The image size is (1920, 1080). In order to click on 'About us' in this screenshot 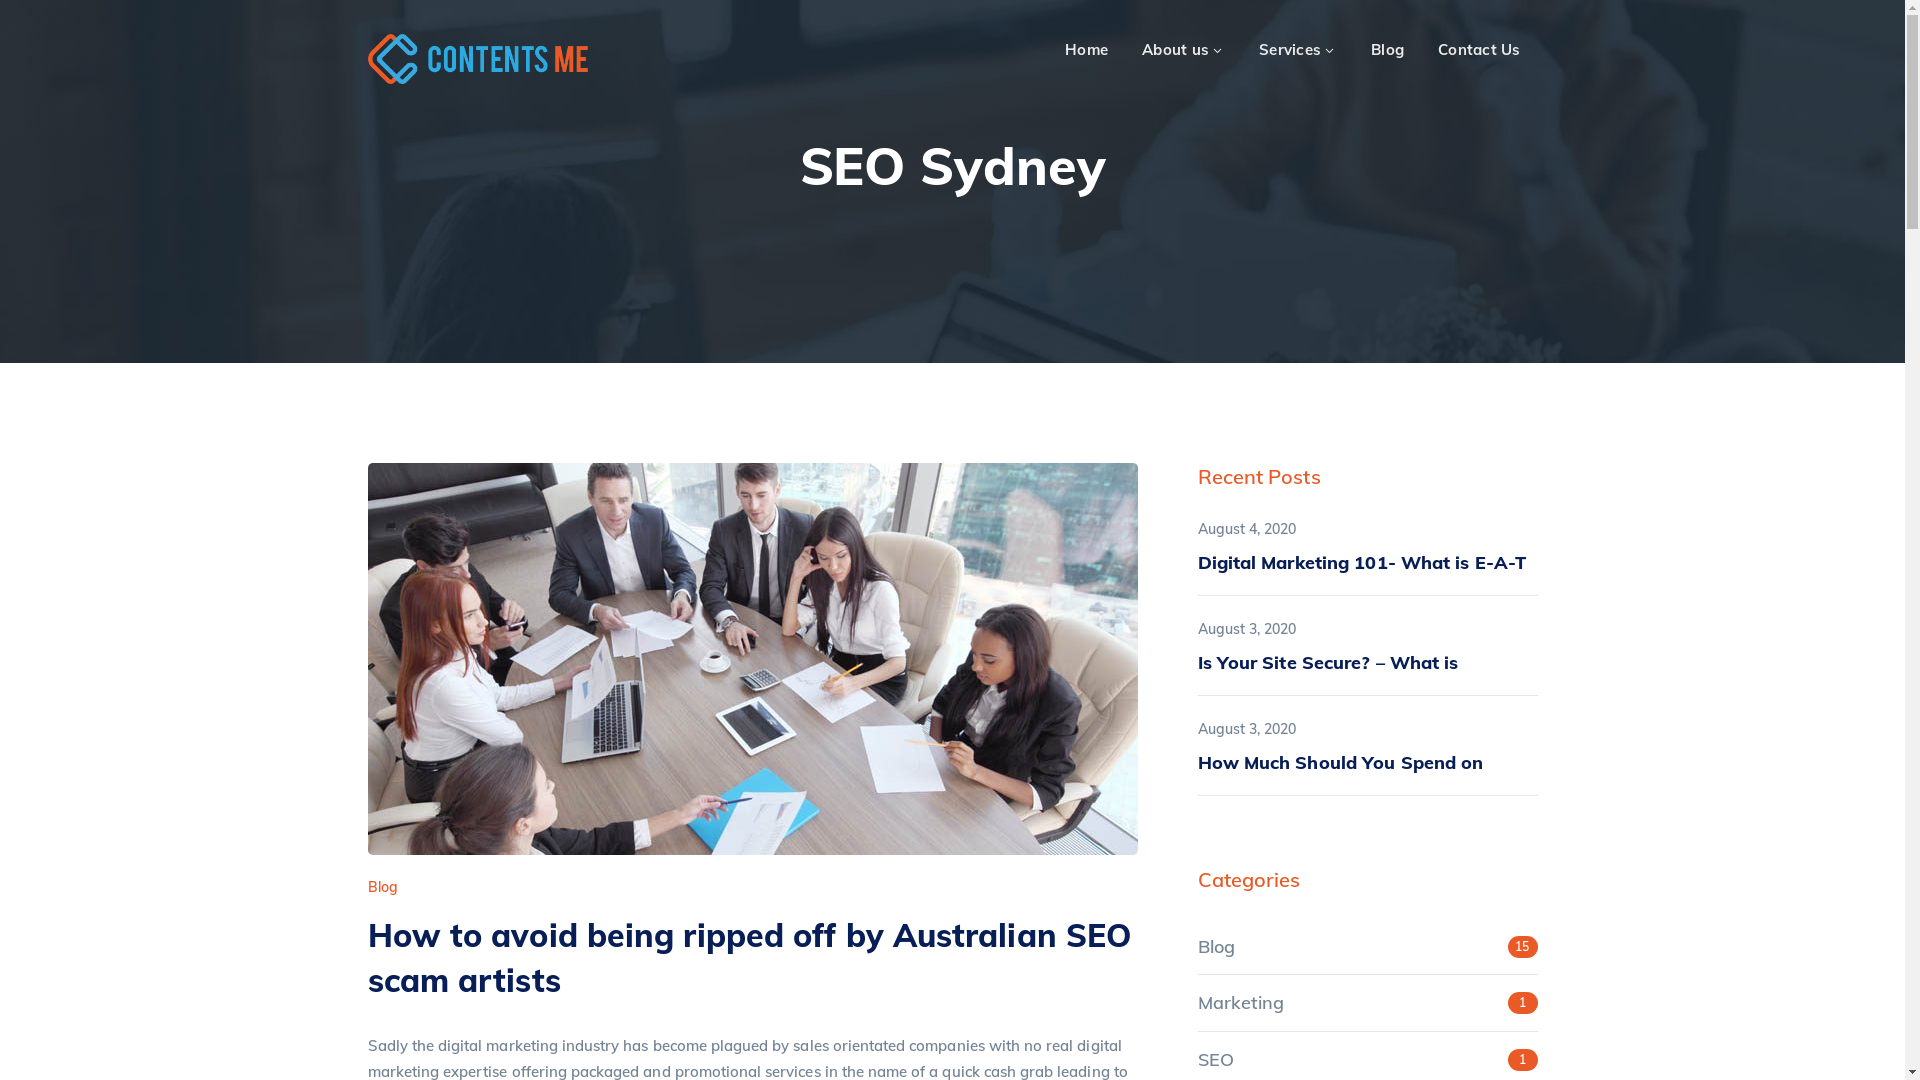, I will do `click(1183, 49)`.